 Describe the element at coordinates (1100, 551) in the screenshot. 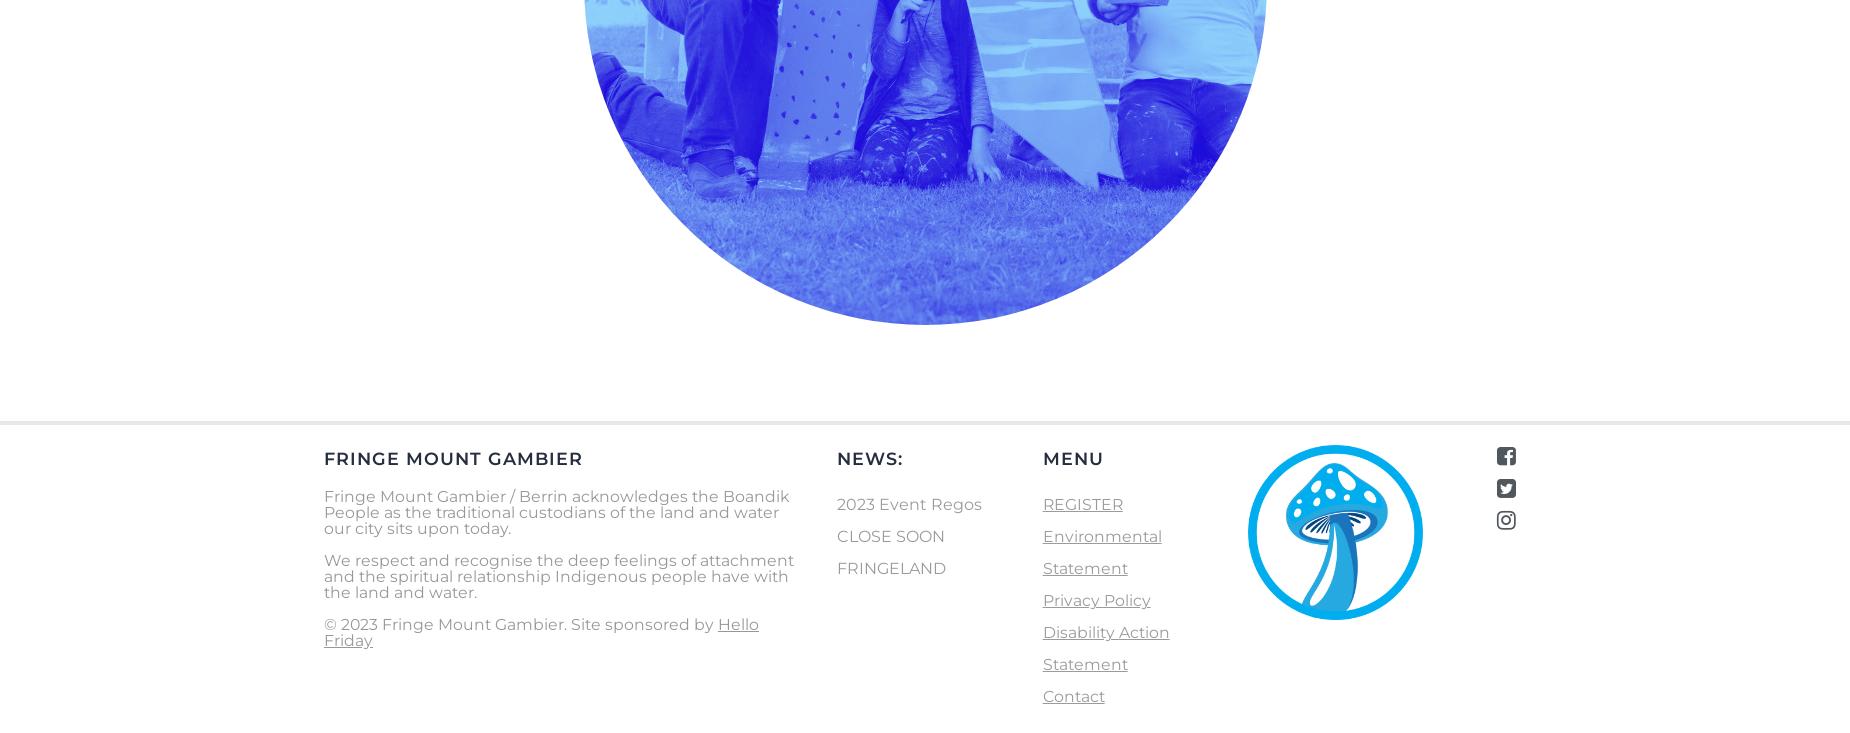

I see `'Environmental Statement'` at that location.